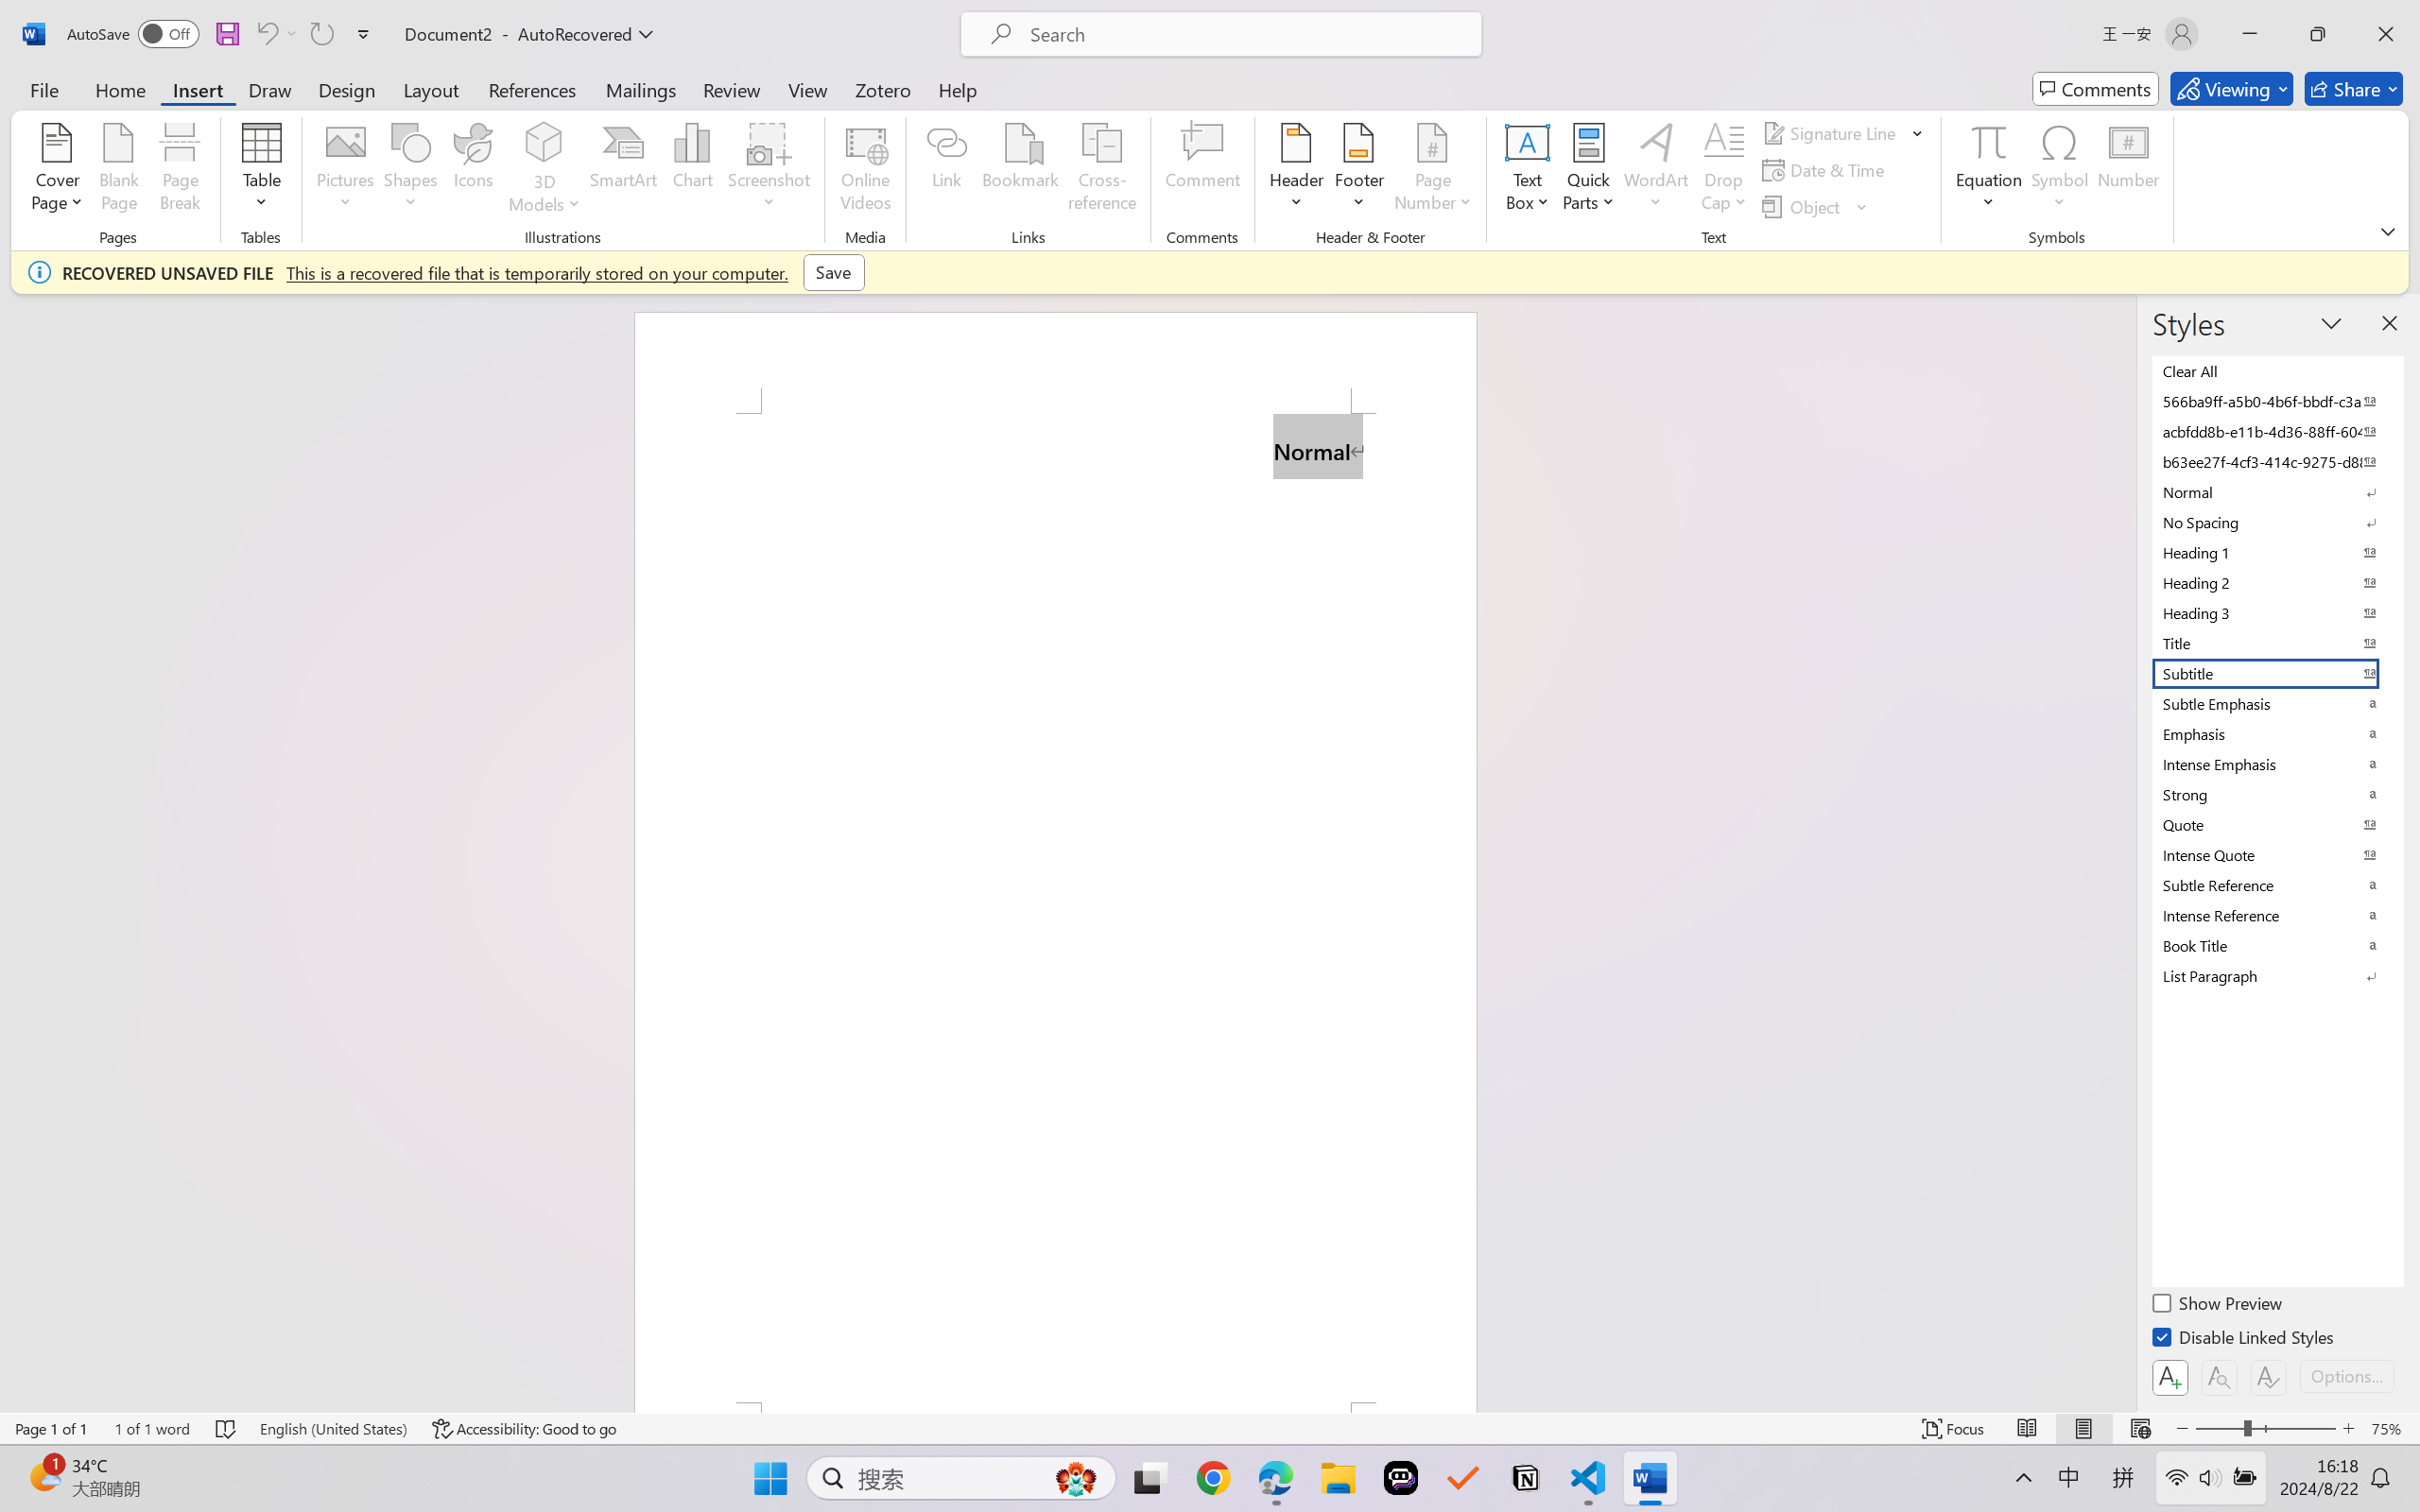 The width and height of the screenshot is (2420, 1512). I want to click on 'Subtitle', so click(2275, 673).